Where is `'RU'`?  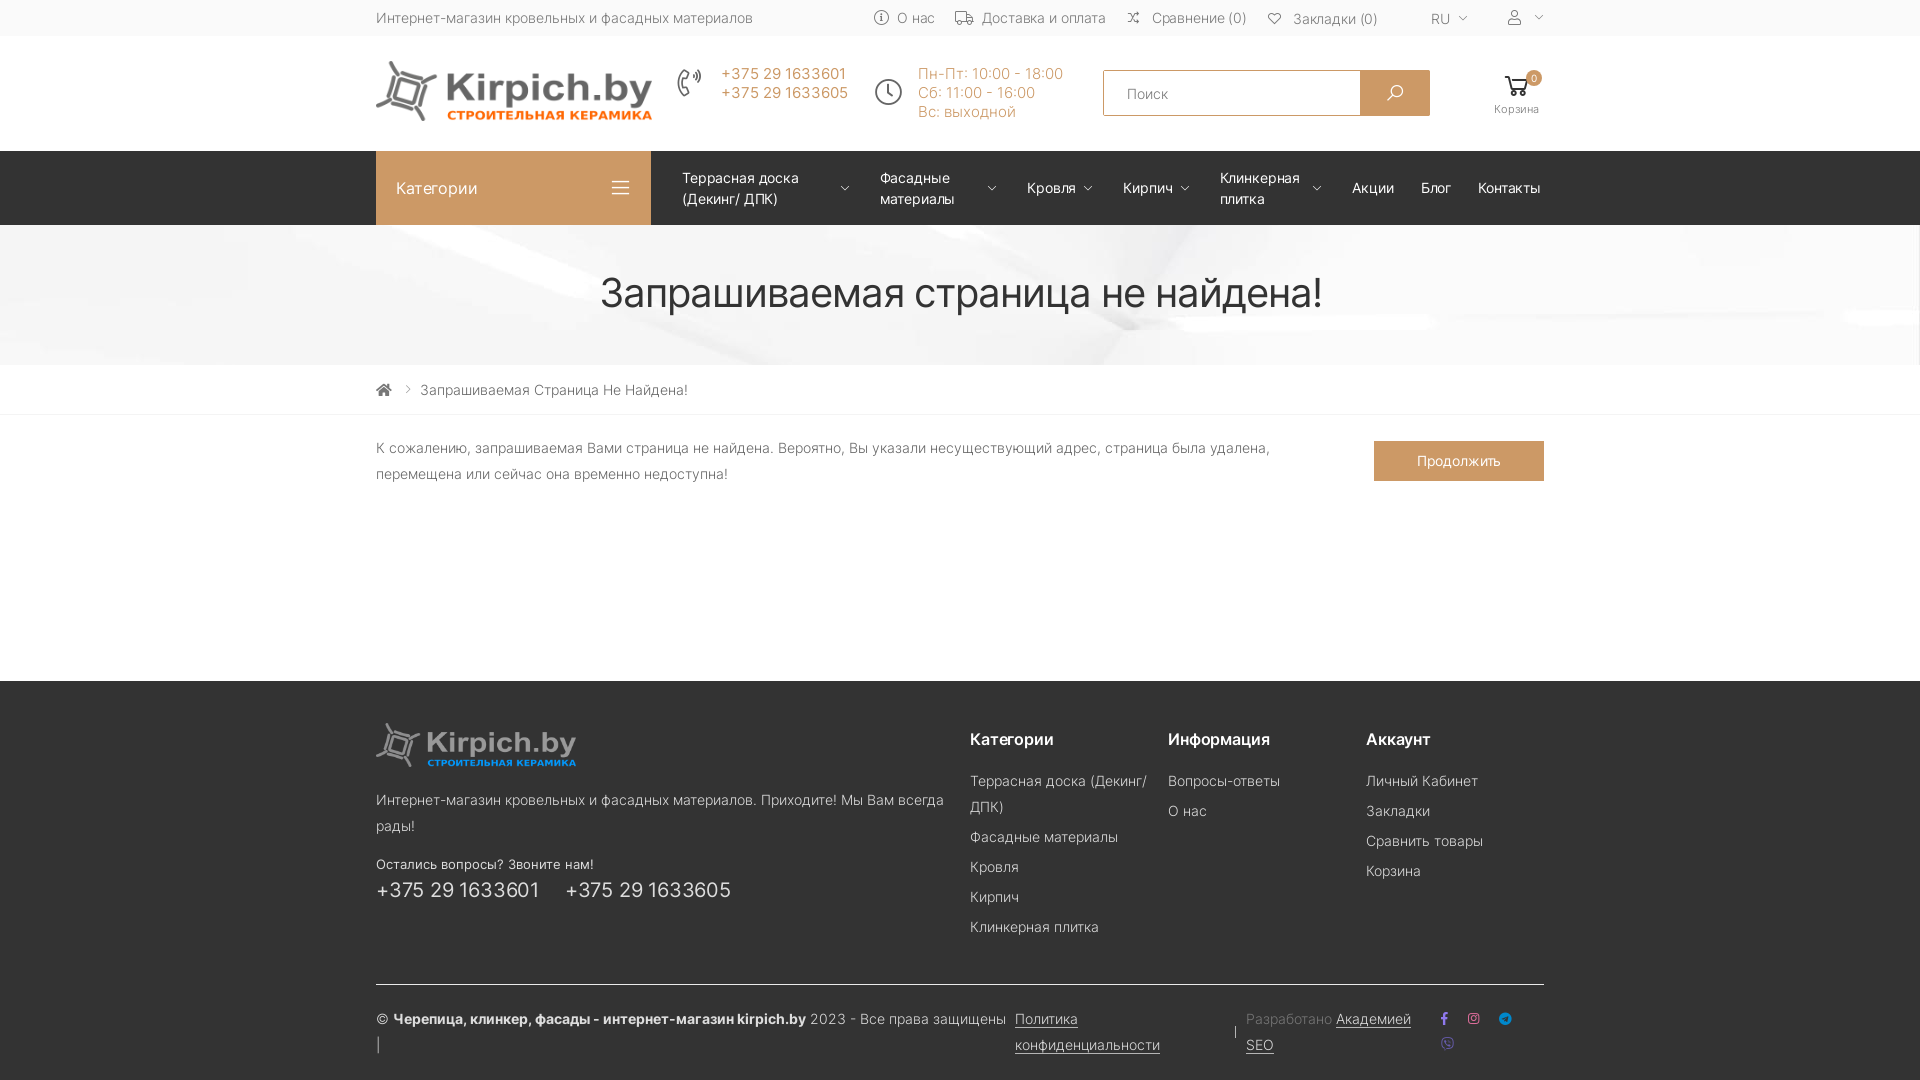 'RU' is located at coordinates (1443, 19).